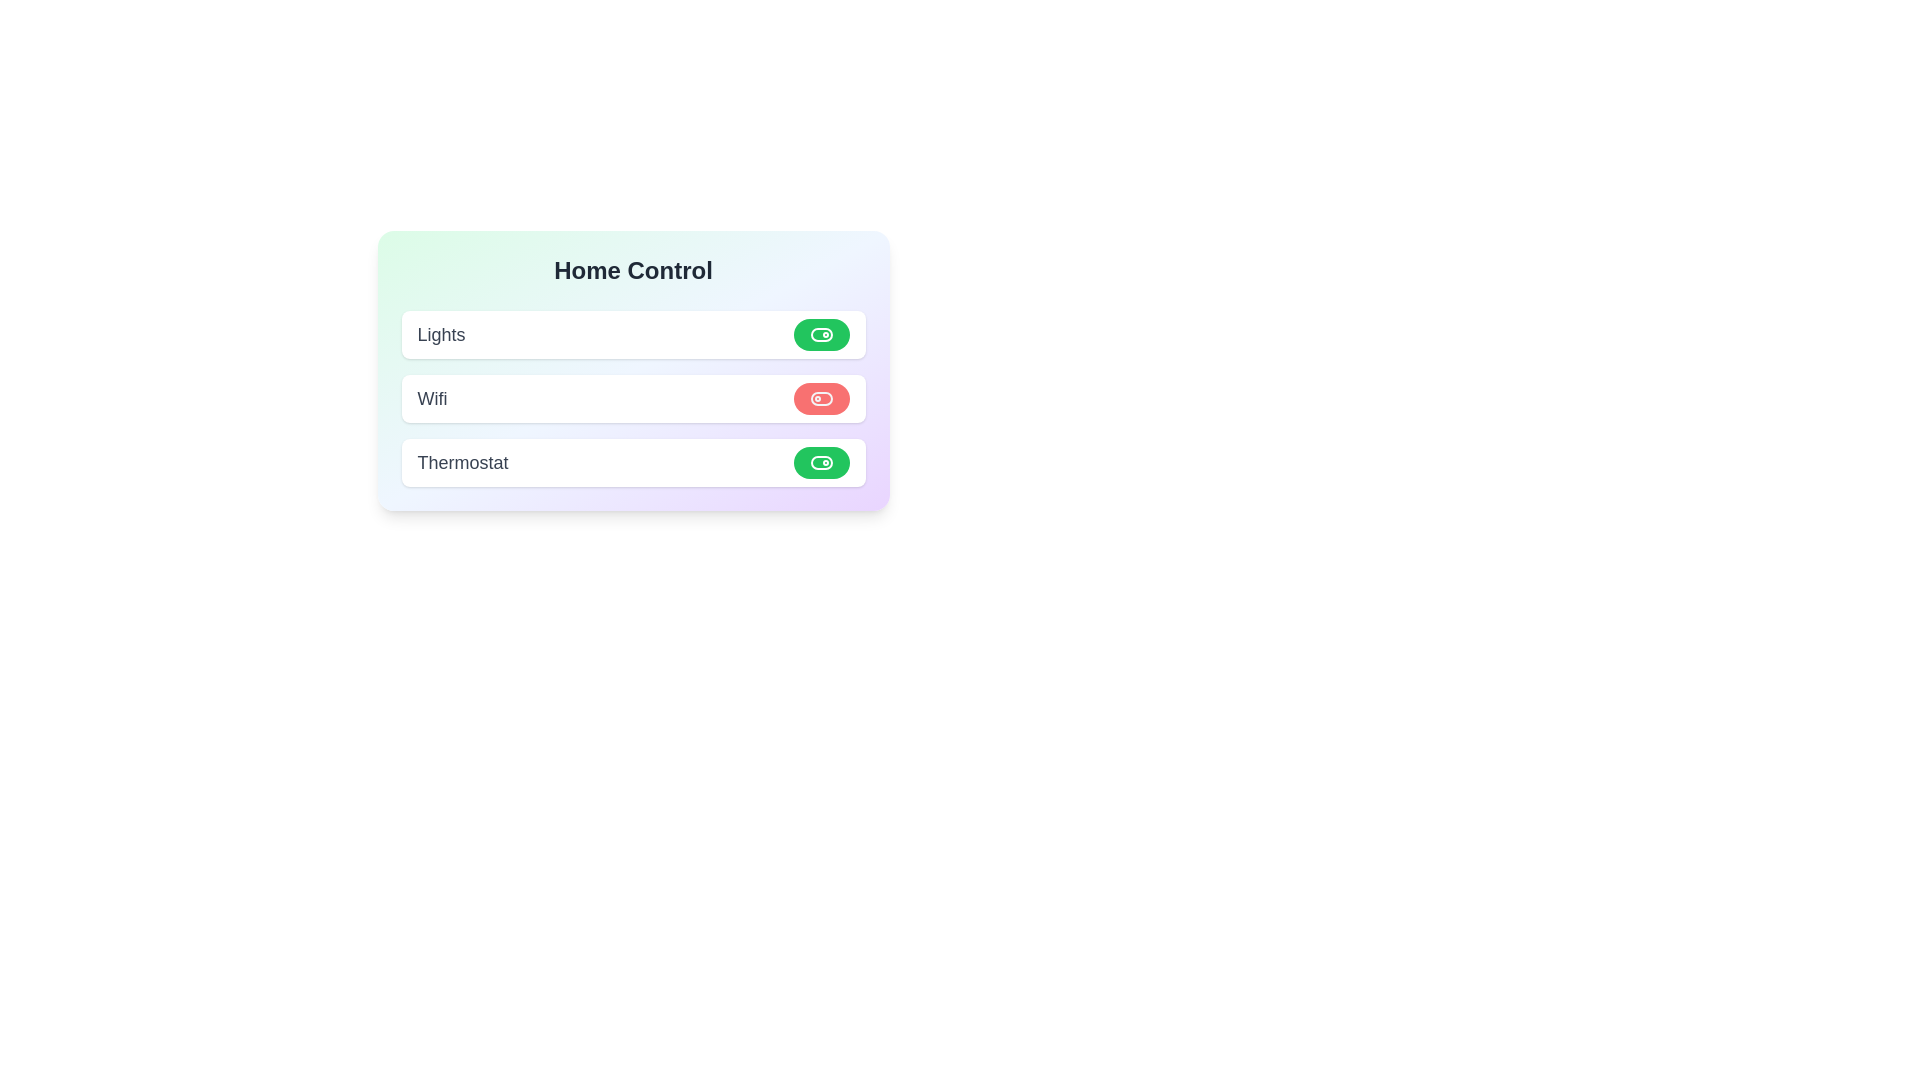 This screenshot has height=1080, width=1920. I want to click on the thermostat control element, which is the third item in the vertical list below the 'WiFi' element, so click(632, 462).